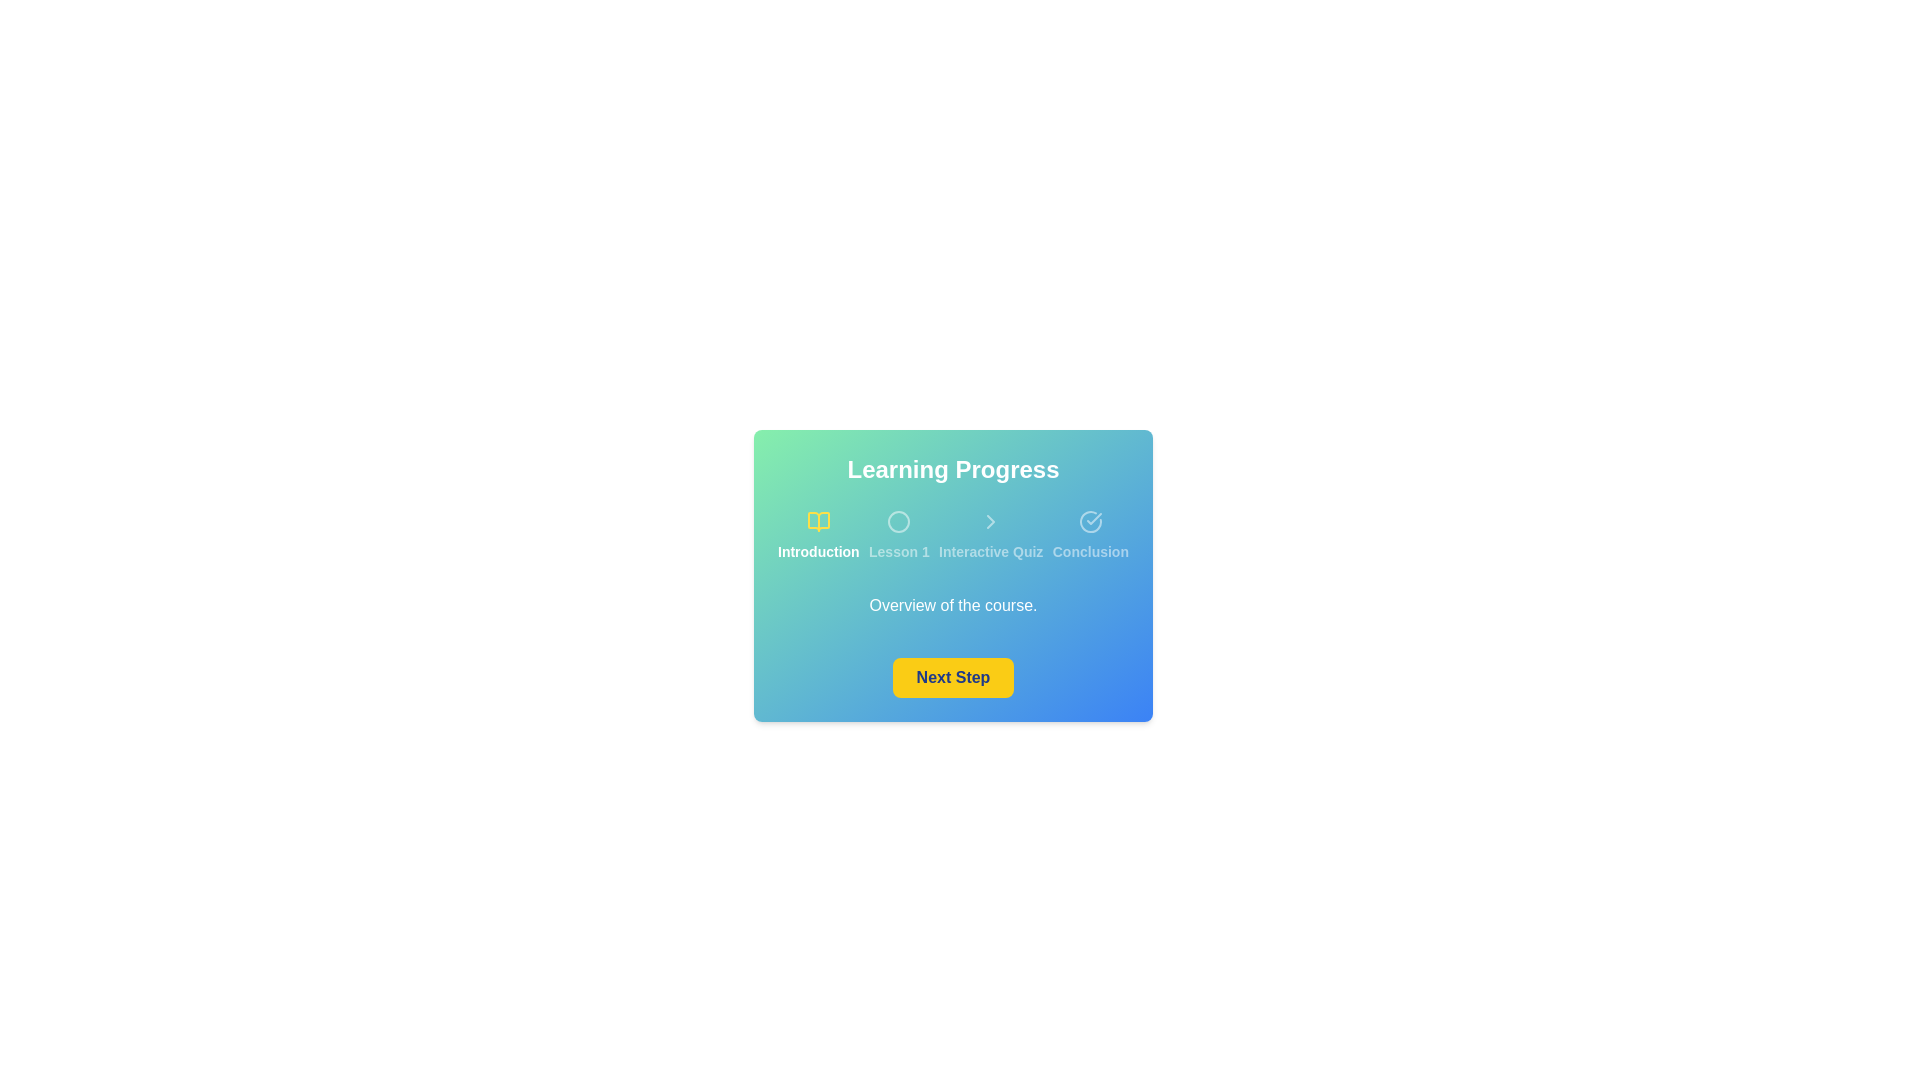 The width and height of the screenshot is (1920, 1080). What do you see at coordinates (1089, 551) in the screenshot?
I see `the 'Conclusion' text label, which is the fourth item in a series of steps in a progress tracker, positioned to the far right and preceded by 'Interactive Quiz'` at bounding box center [1089, 551].